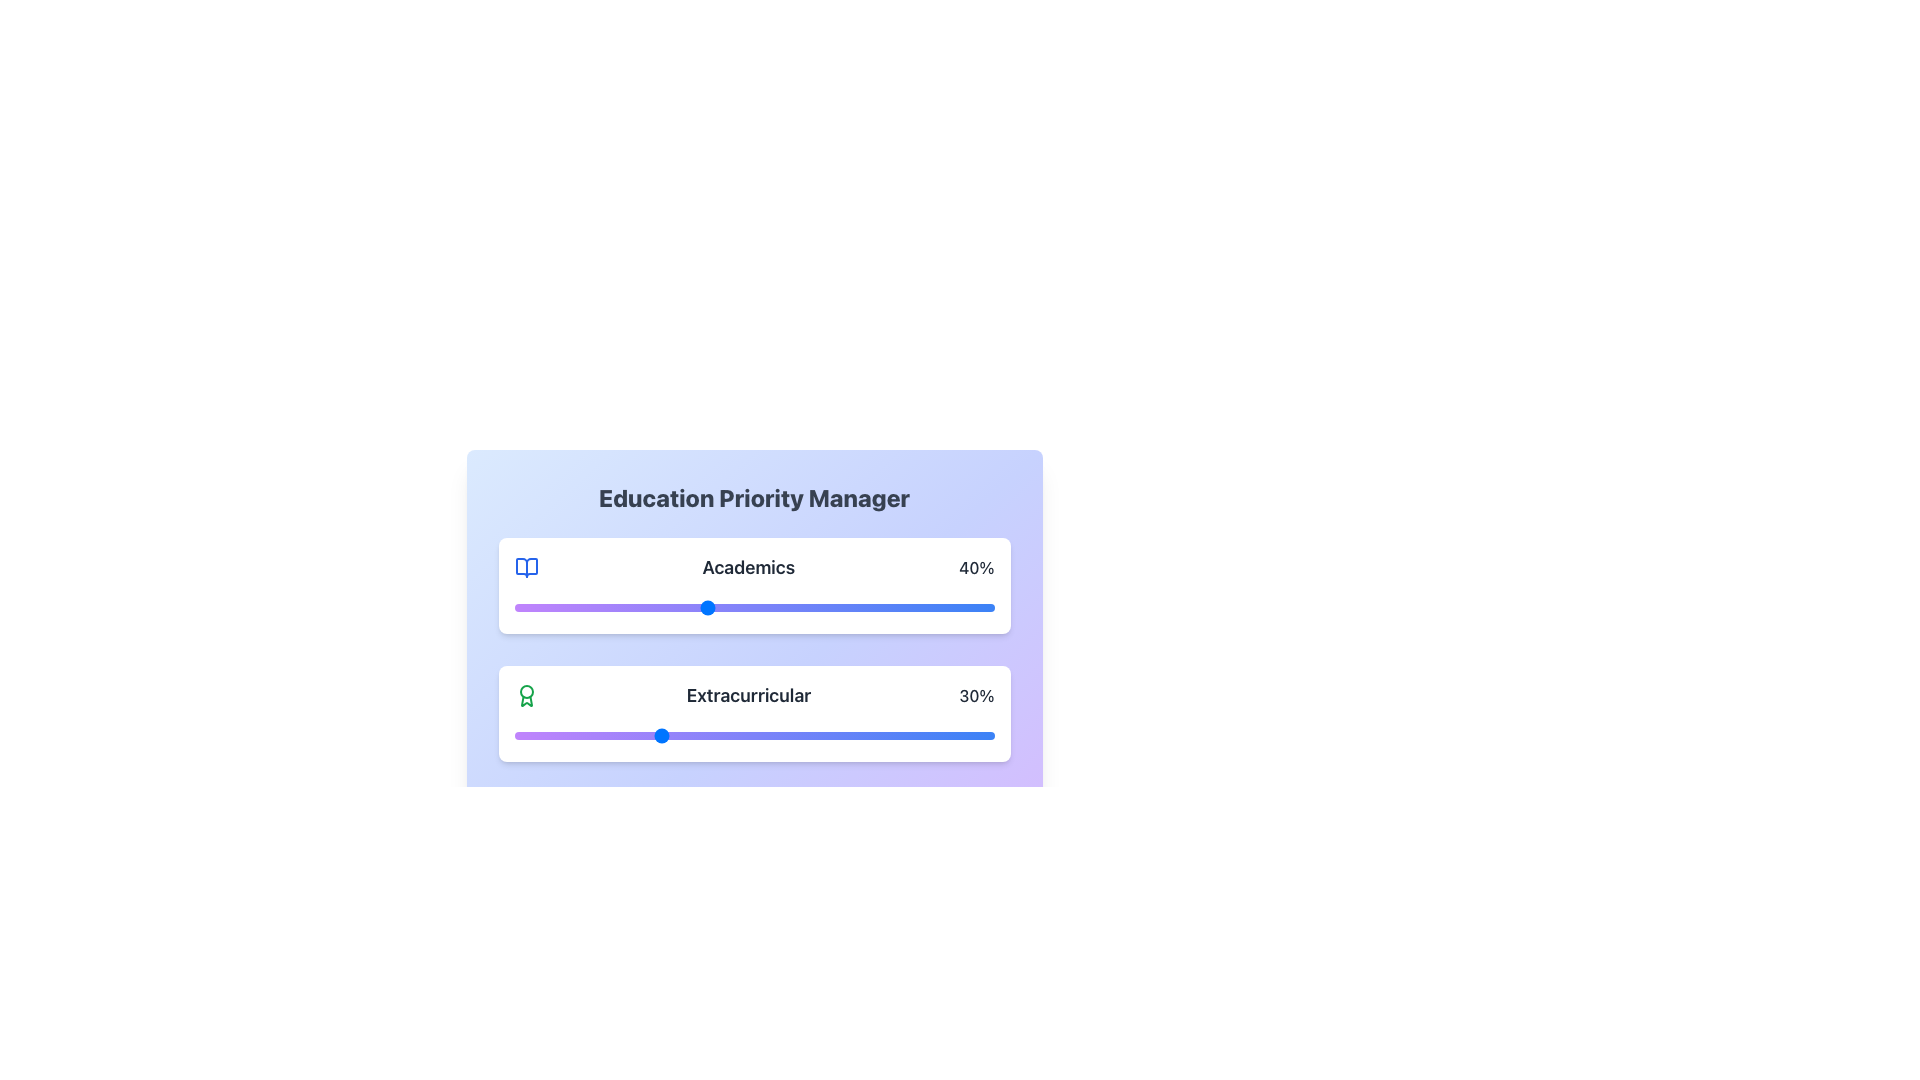  I want to click on 'Extracurricular' value, so click(557, 736).